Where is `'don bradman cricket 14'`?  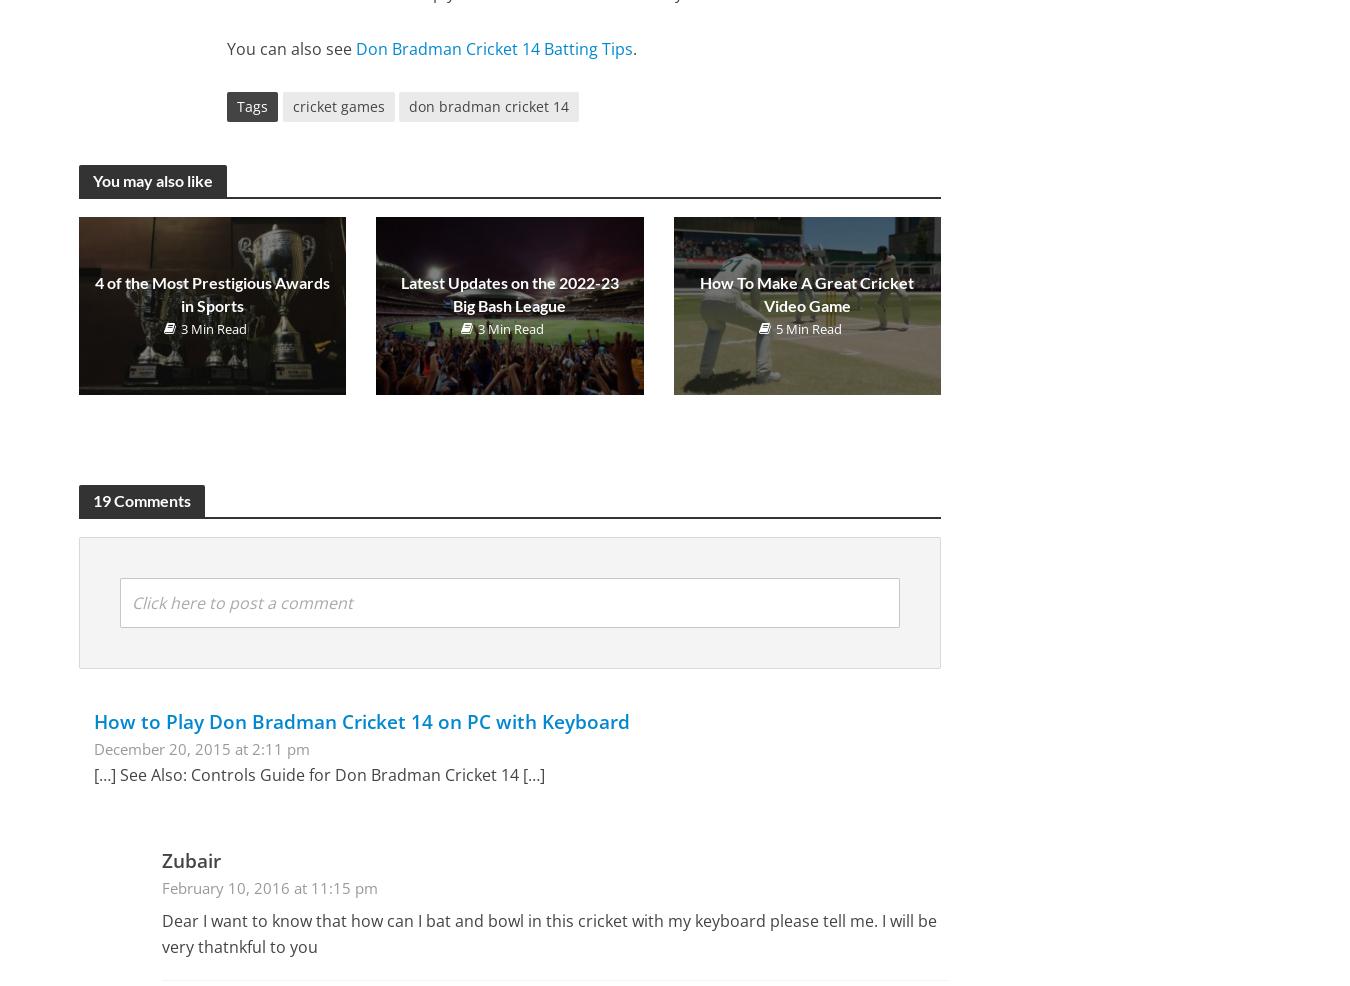
'don bradman cricket 14' is located at coordinates (487, 106).